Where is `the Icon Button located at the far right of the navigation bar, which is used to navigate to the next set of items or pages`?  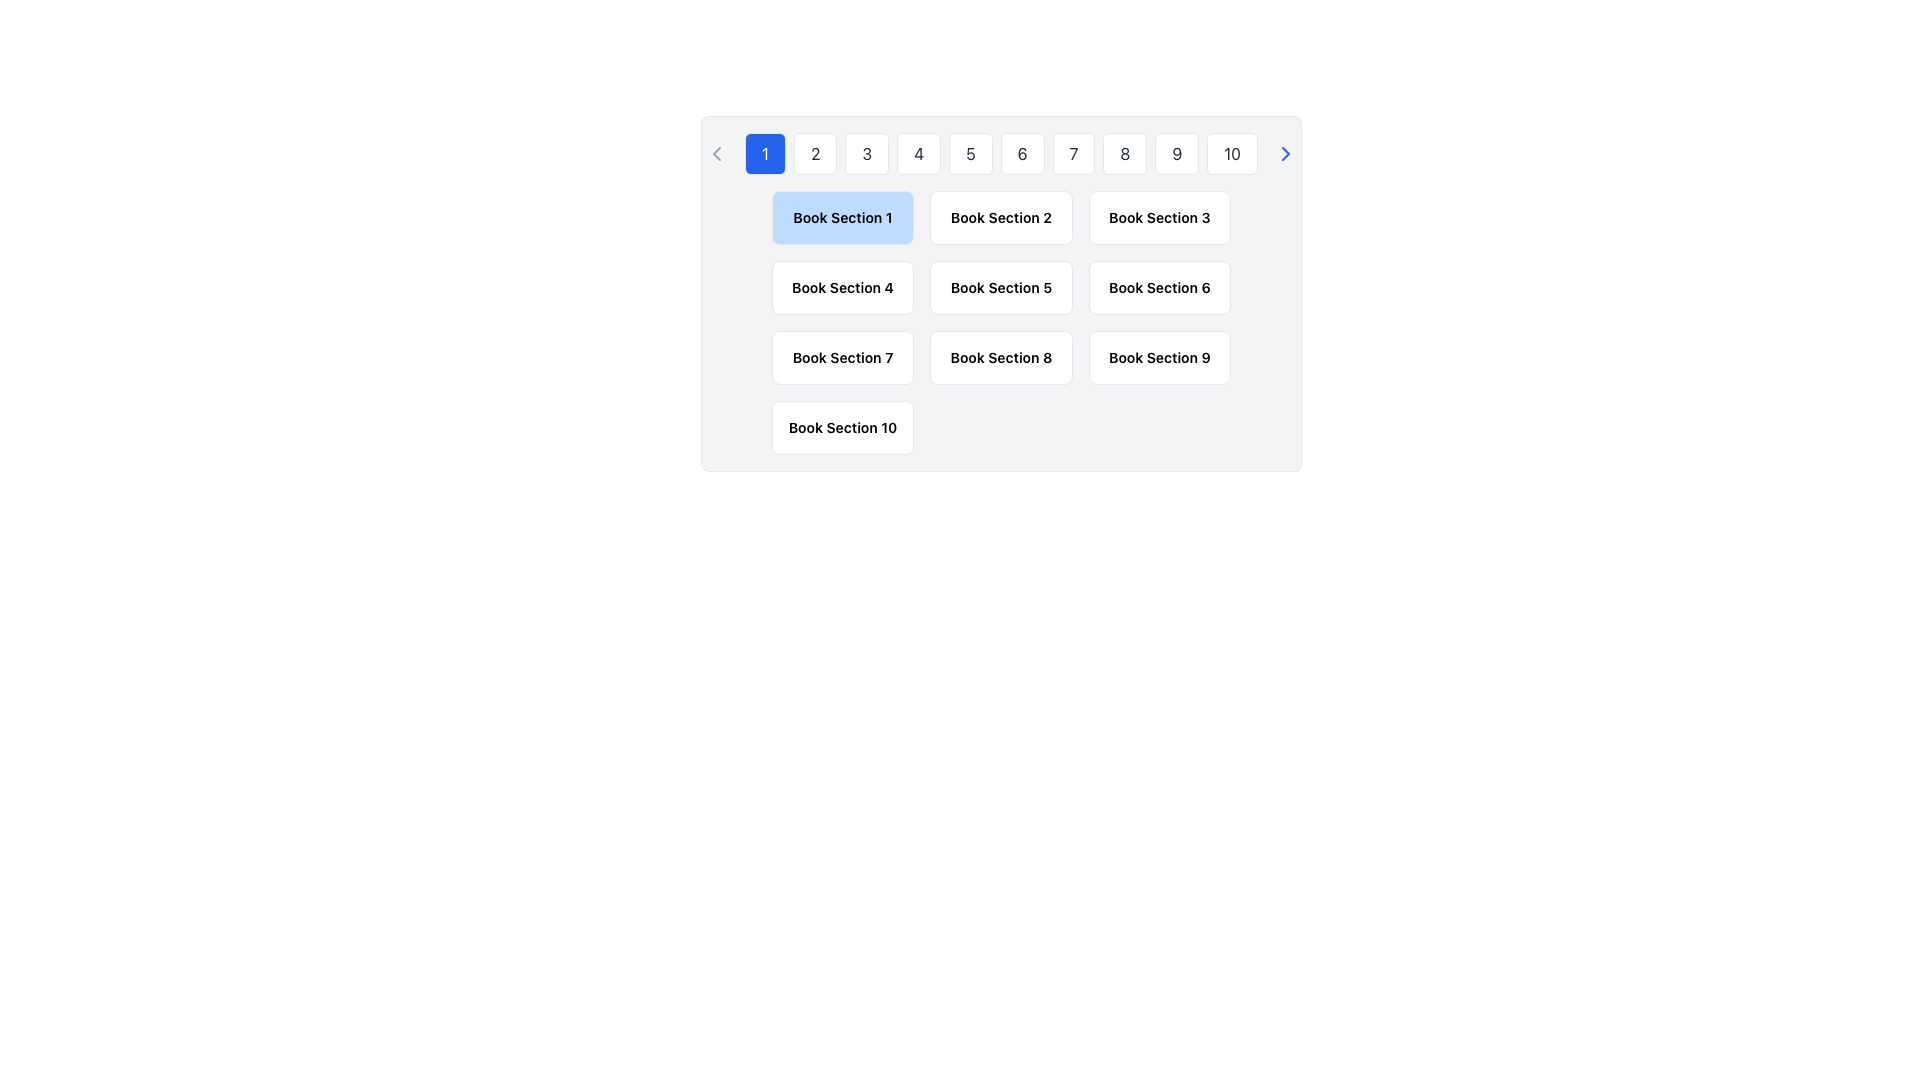
the Icon Button located at the far right of the navigation bar, which is used to navigate to the next set of items or pages is located at coordinates (1286, 153).